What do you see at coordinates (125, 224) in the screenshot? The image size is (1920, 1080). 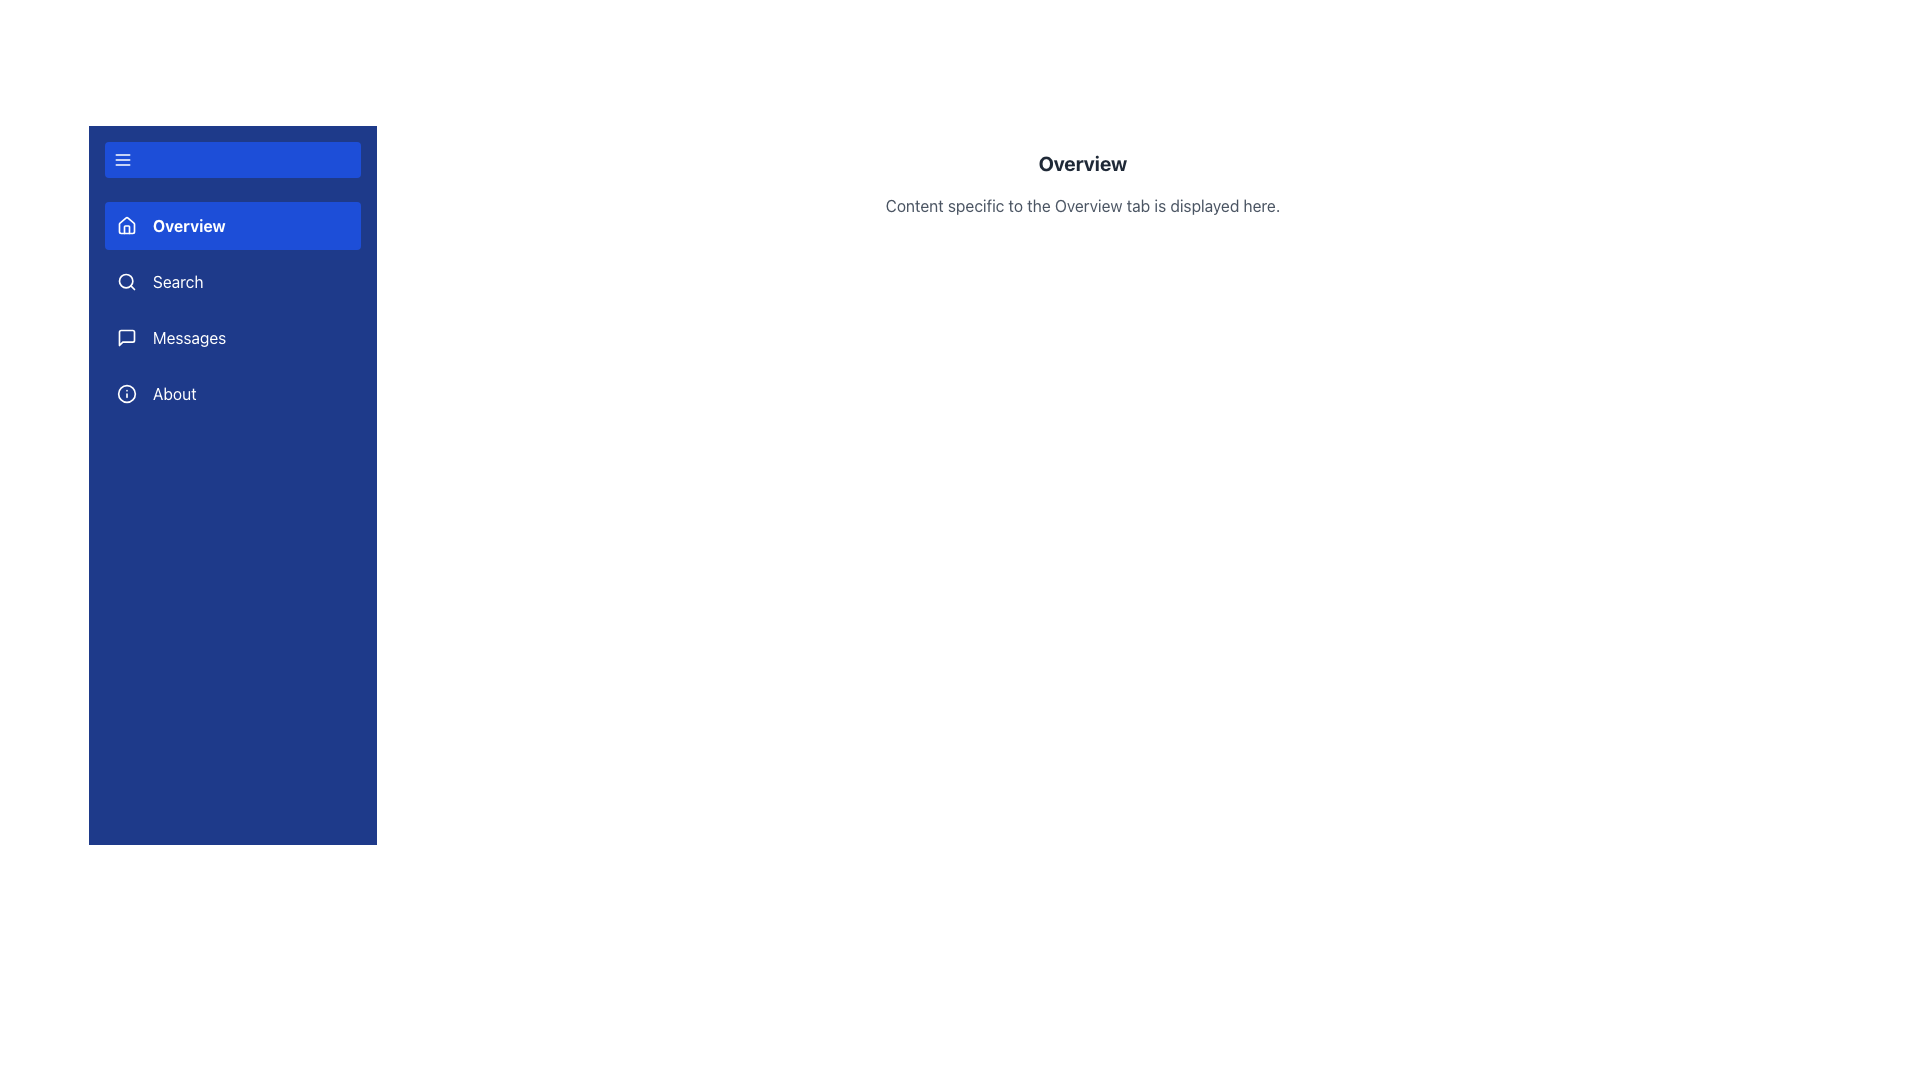 I see `the house icon located in the navigation sidebar next to the 'Overview' text` at bounding box center [125, 224].